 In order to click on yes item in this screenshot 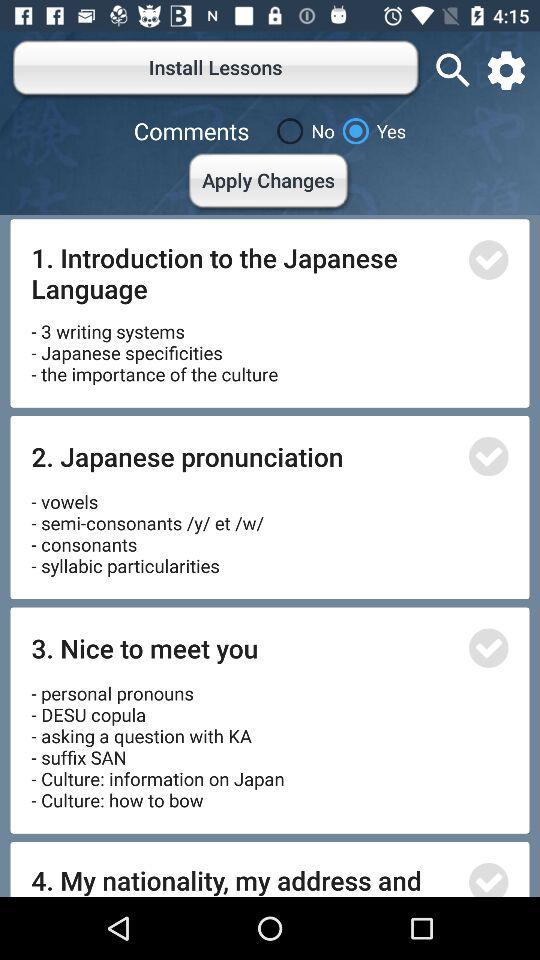, I will do `click(369, 130)`.